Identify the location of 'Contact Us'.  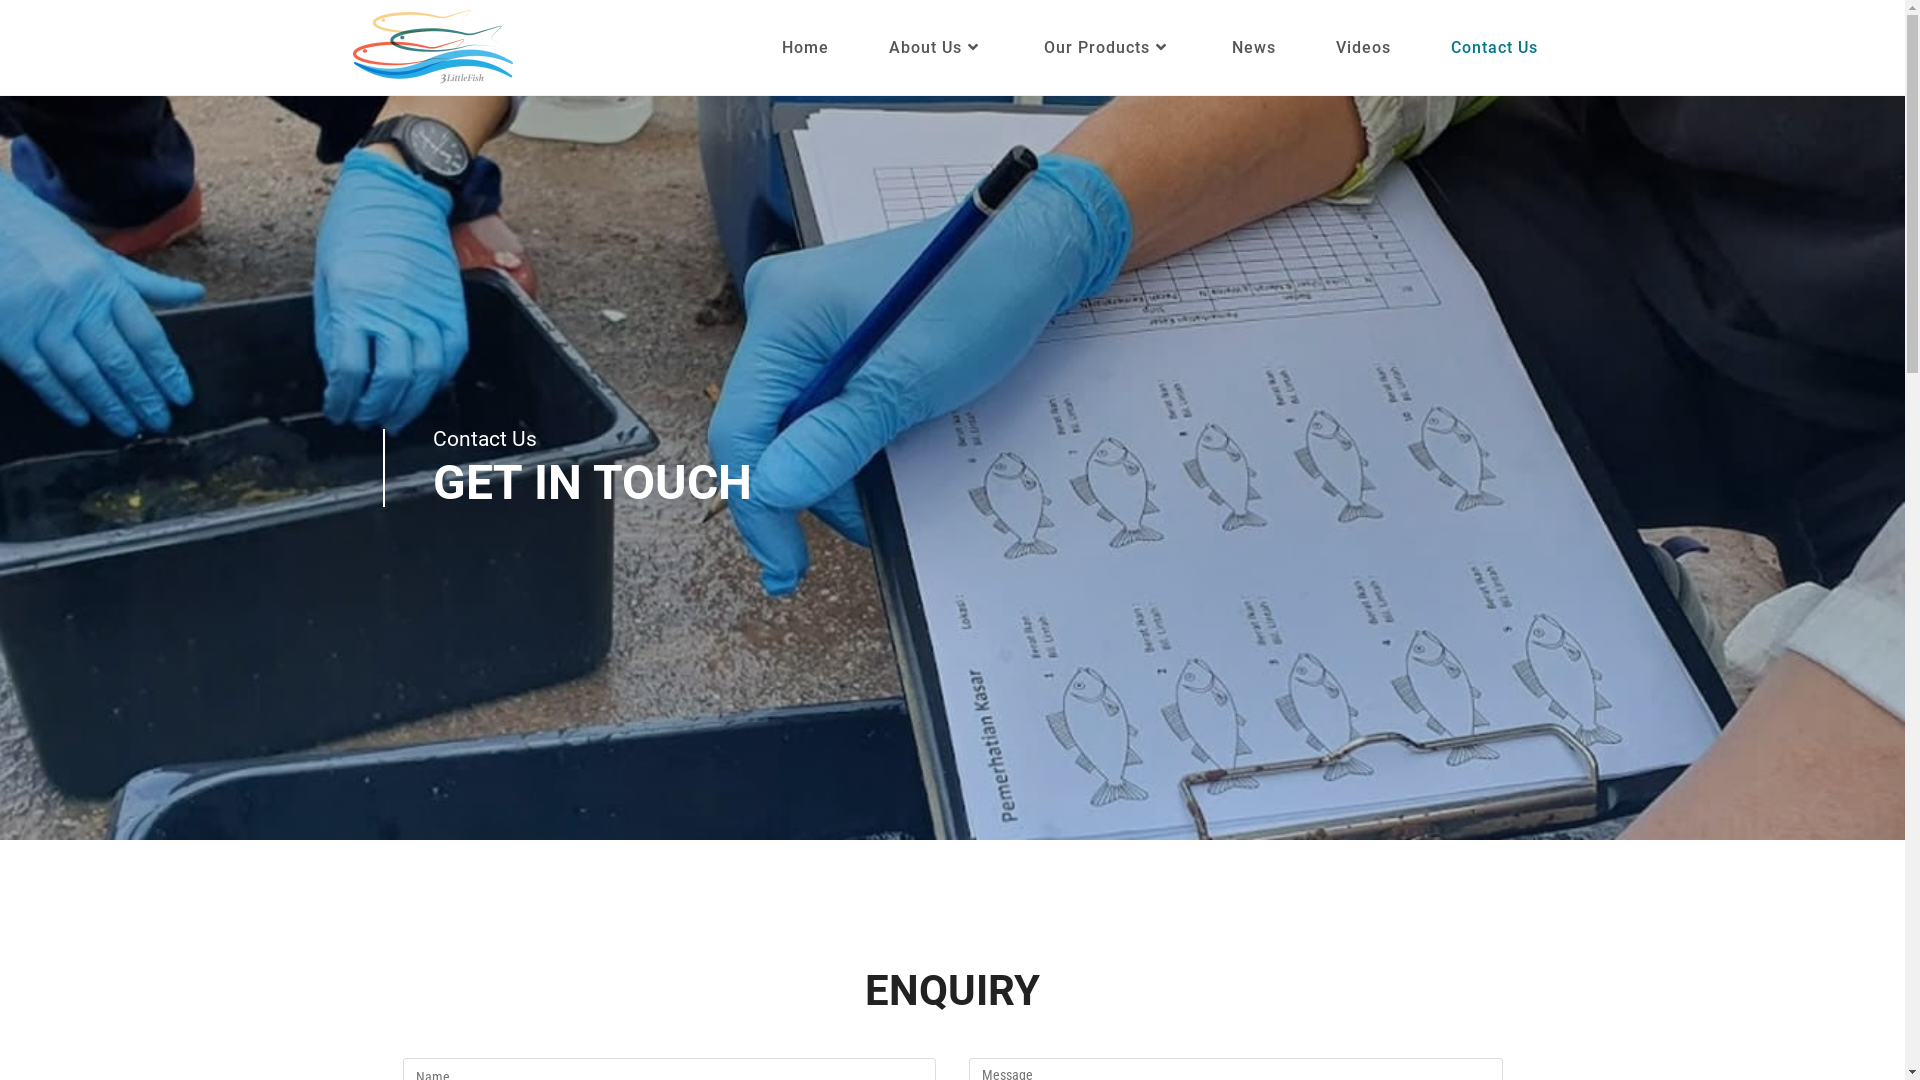
(1493, 46).